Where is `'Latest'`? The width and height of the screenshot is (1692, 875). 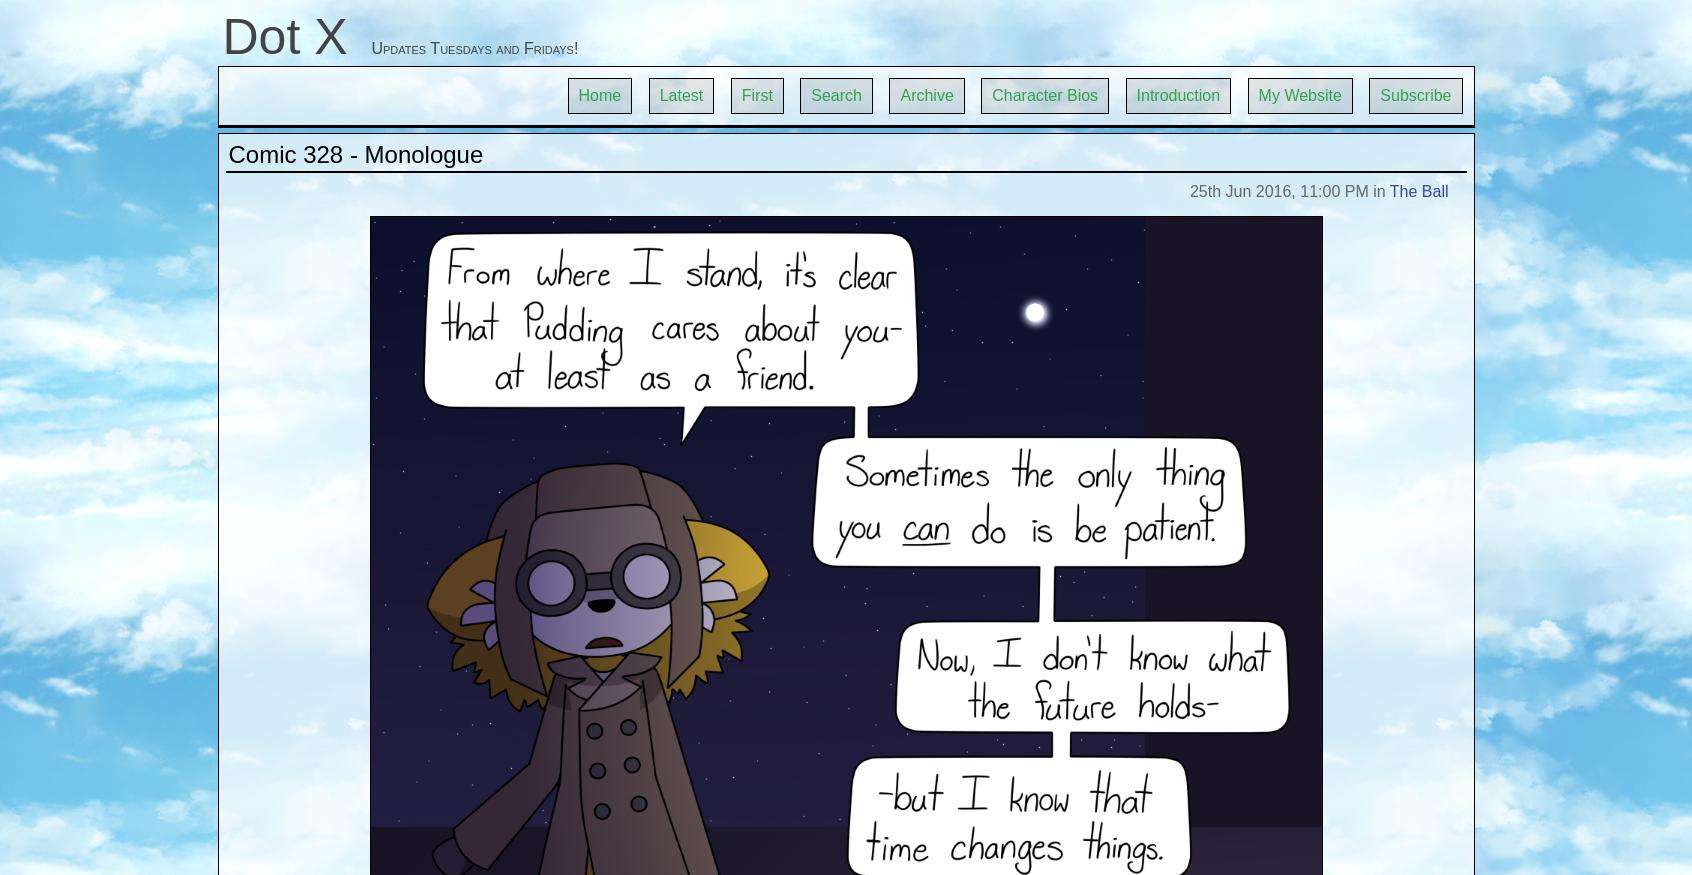 'Latest' is located at coordinates (681, 95).